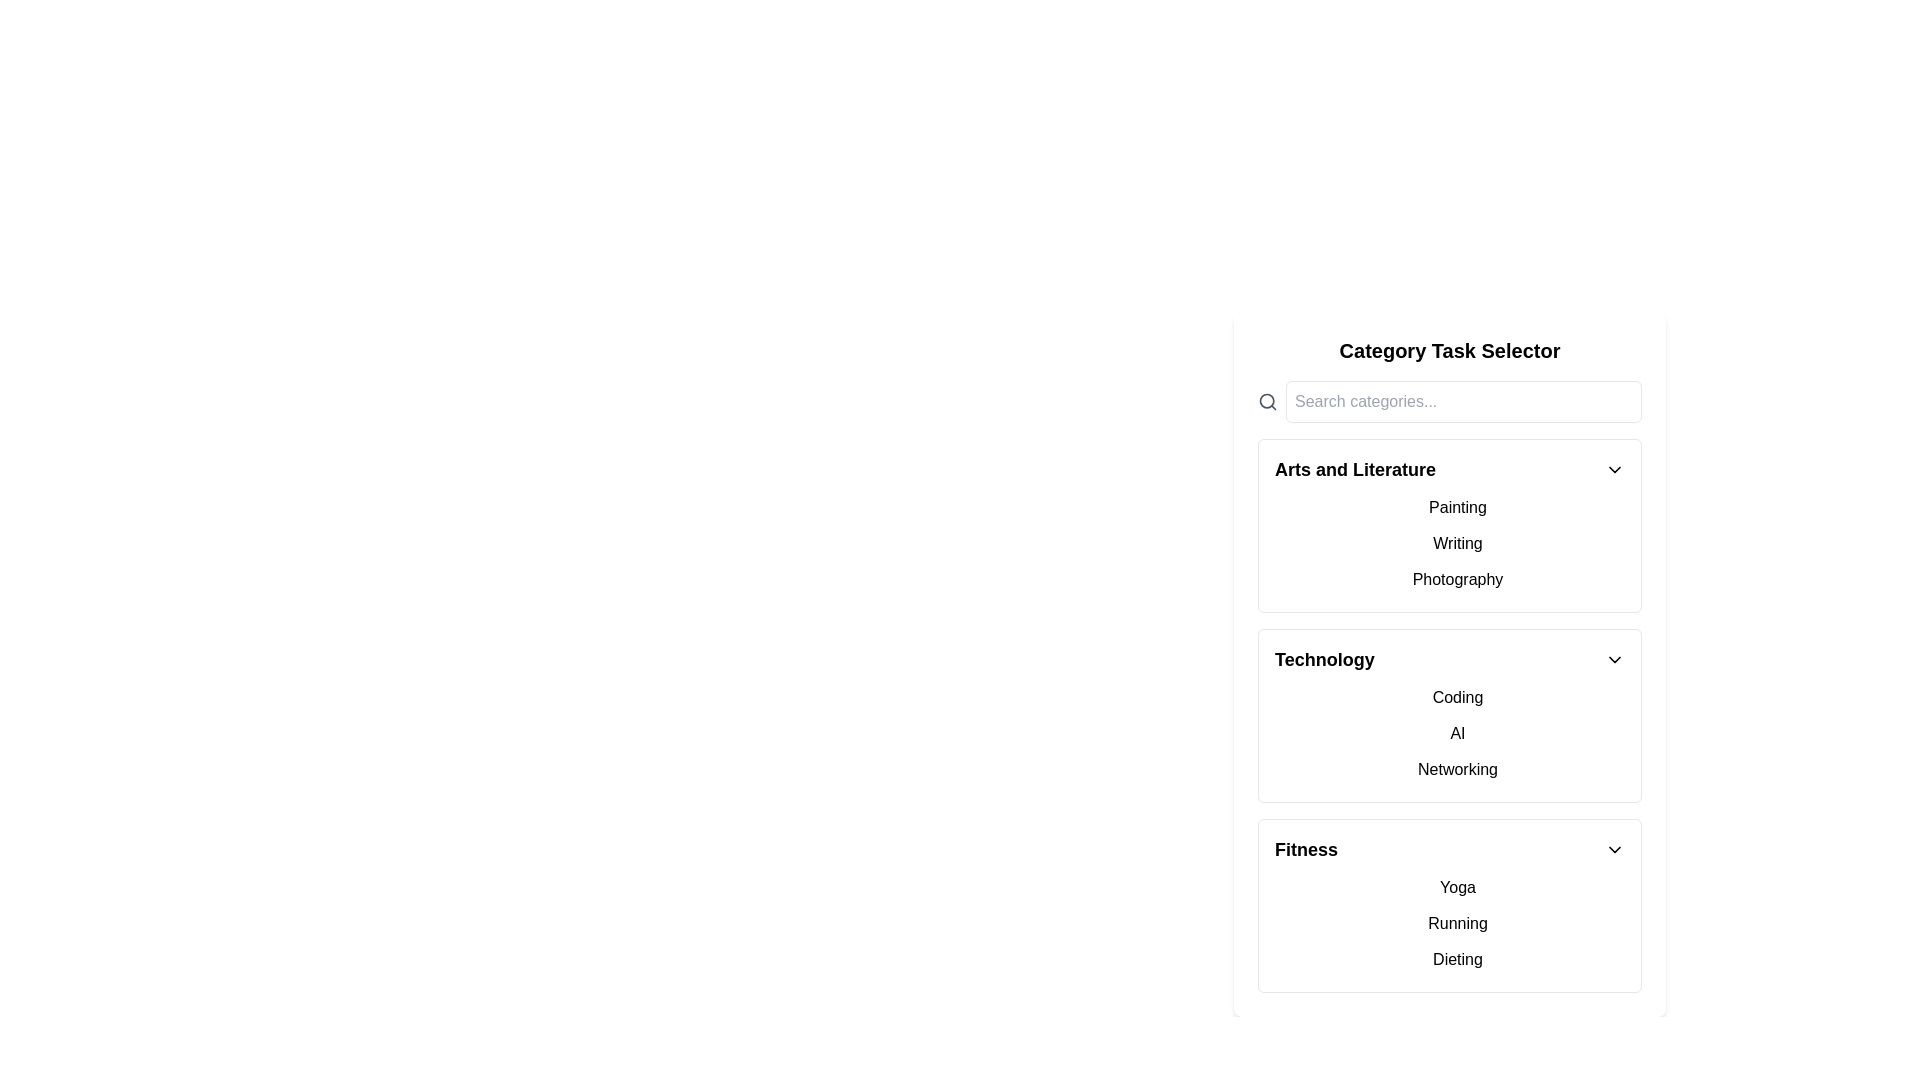  What do you see at coordinates (1449, 350) in the screenshot?
I see `the header text label that indicates the purpose of the UI section, positioned above the search input field` at bounding box center [1449, 350].